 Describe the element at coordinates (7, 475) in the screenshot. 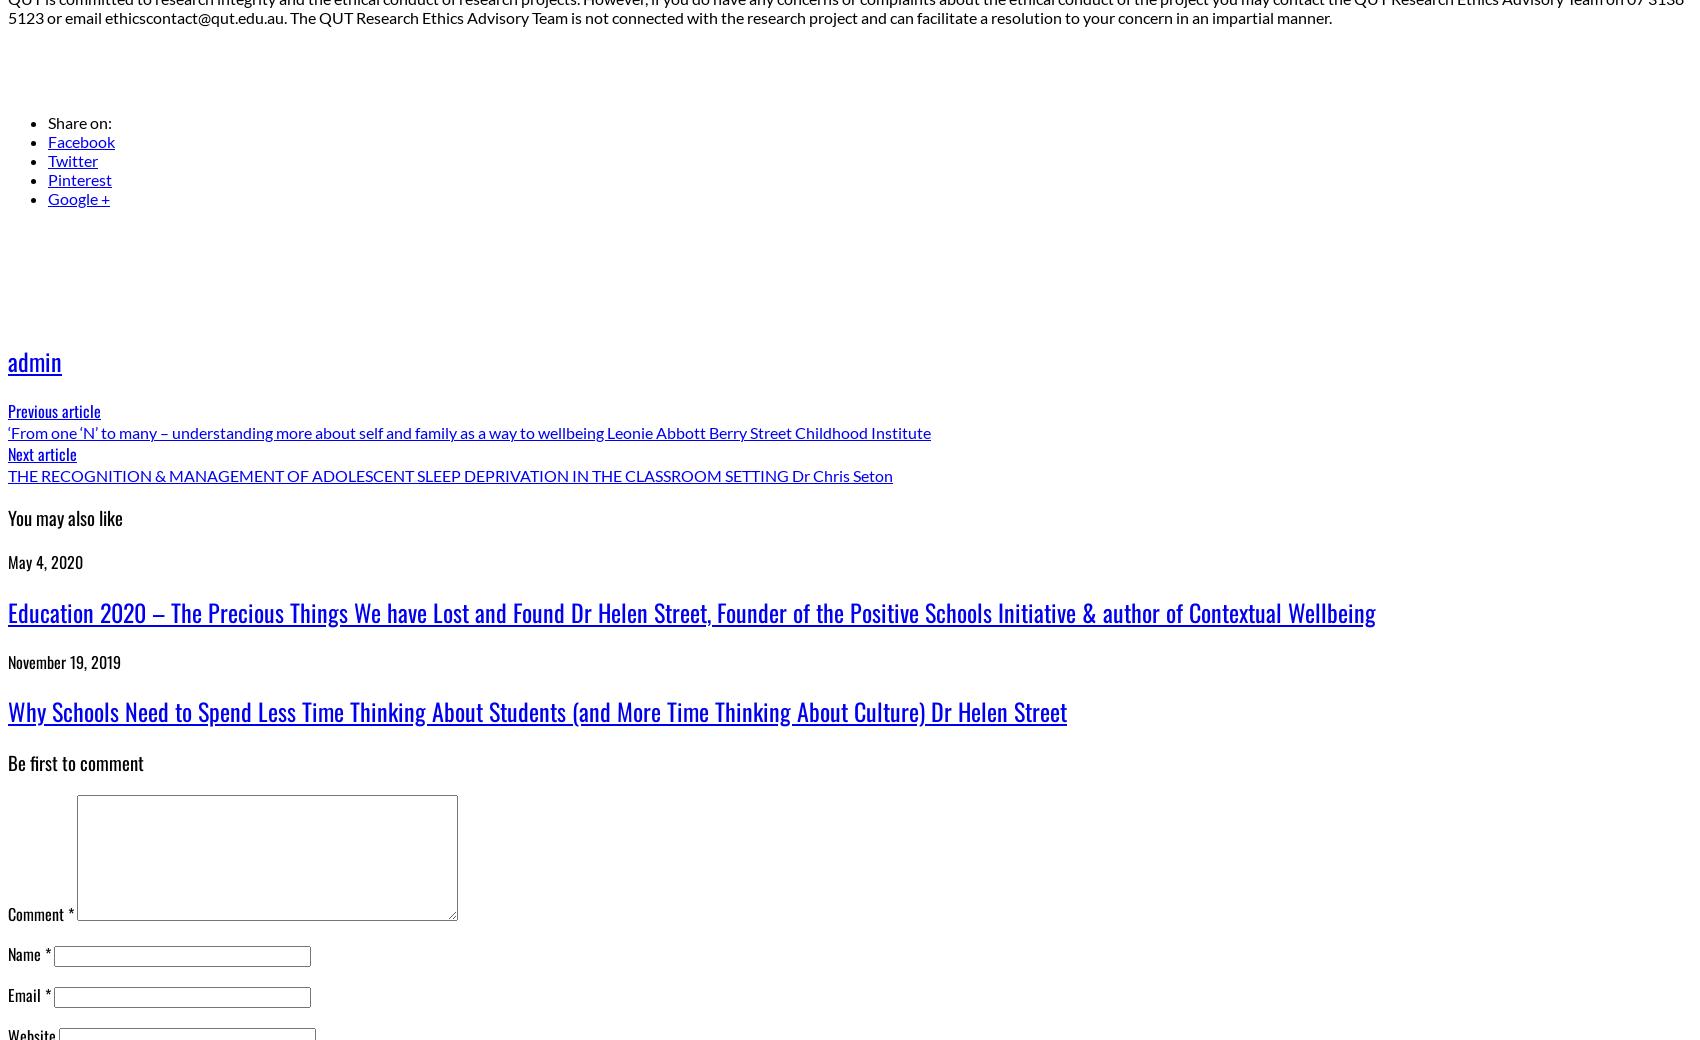

I see `'THE RECOGNITION & MANAGEMENT OF ADOLESCENT SLEEP DEPRIVATION IN THE CLASSROOM SETTING Dr Chris Seton'` at that location.